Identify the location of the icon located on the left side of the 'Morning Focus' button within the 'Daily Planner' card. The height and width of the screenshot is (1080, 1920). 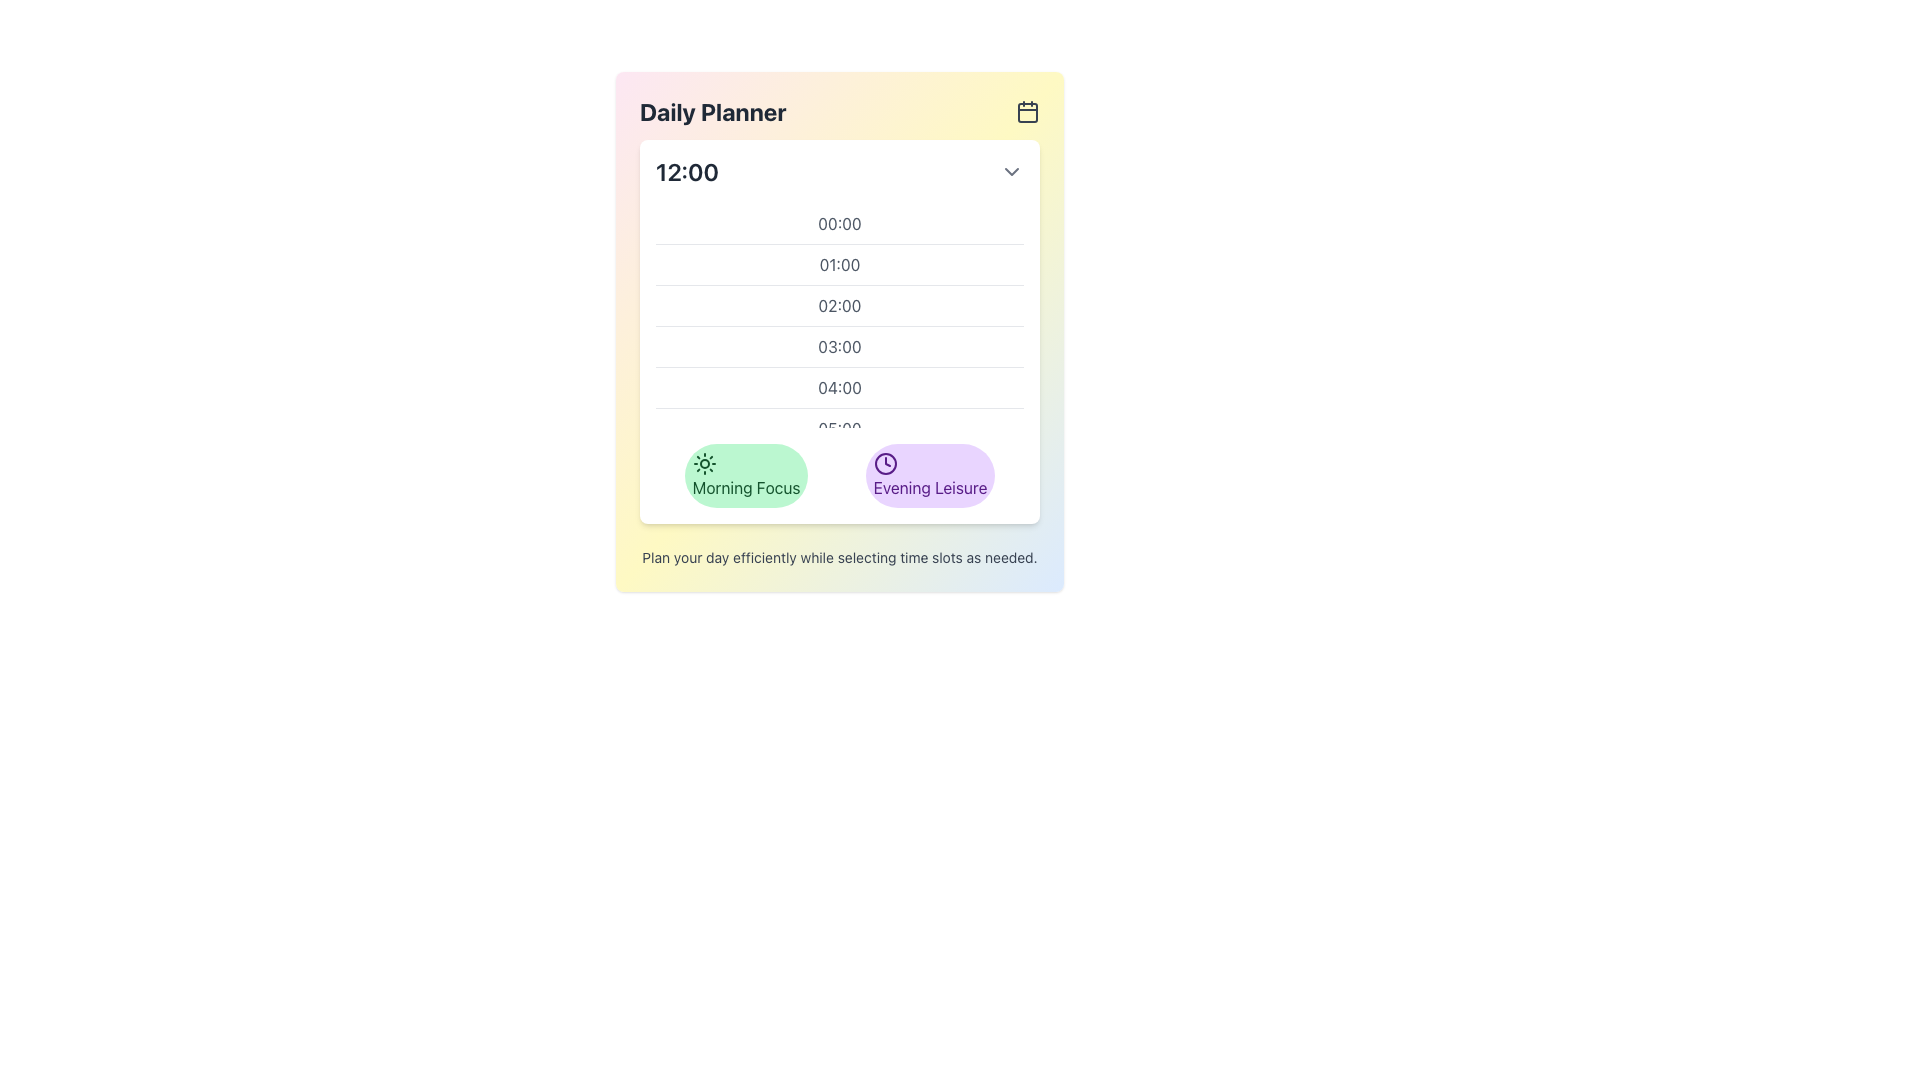
(704, 463).